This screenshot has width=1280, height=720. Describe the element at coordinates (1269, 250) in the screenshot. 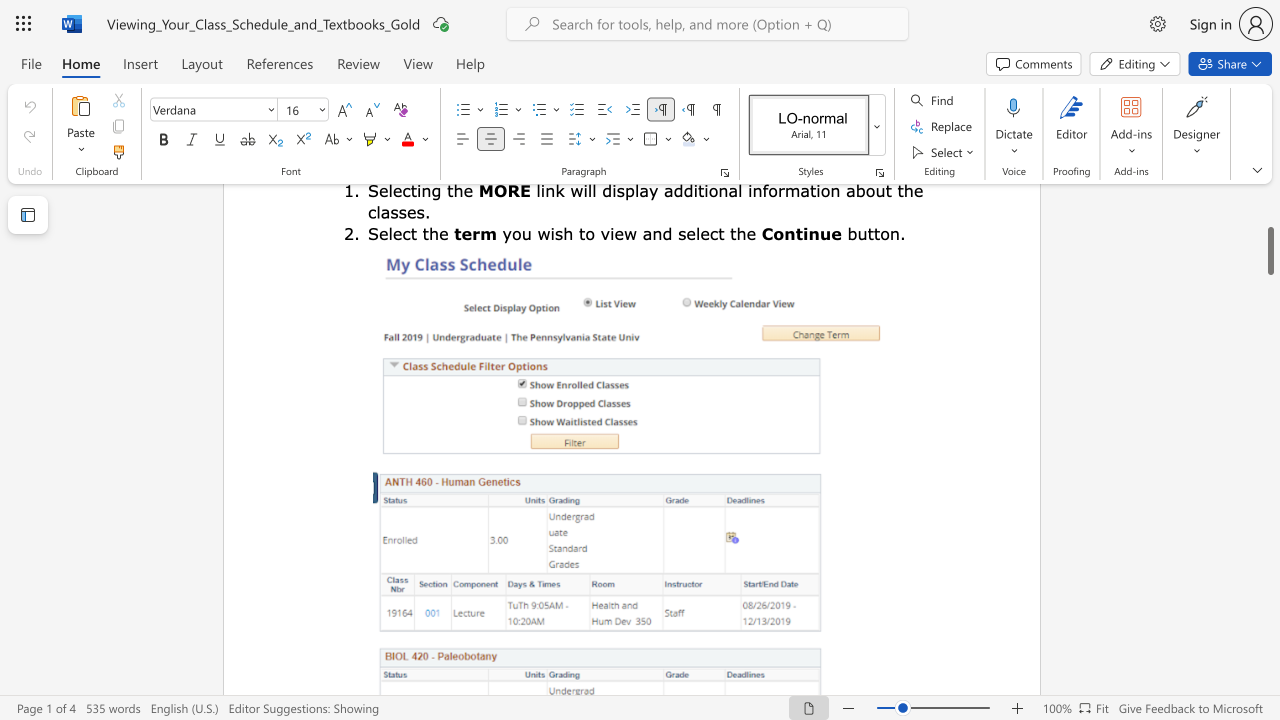

I see `the scrollbar and move up 280 pixels` at that location.